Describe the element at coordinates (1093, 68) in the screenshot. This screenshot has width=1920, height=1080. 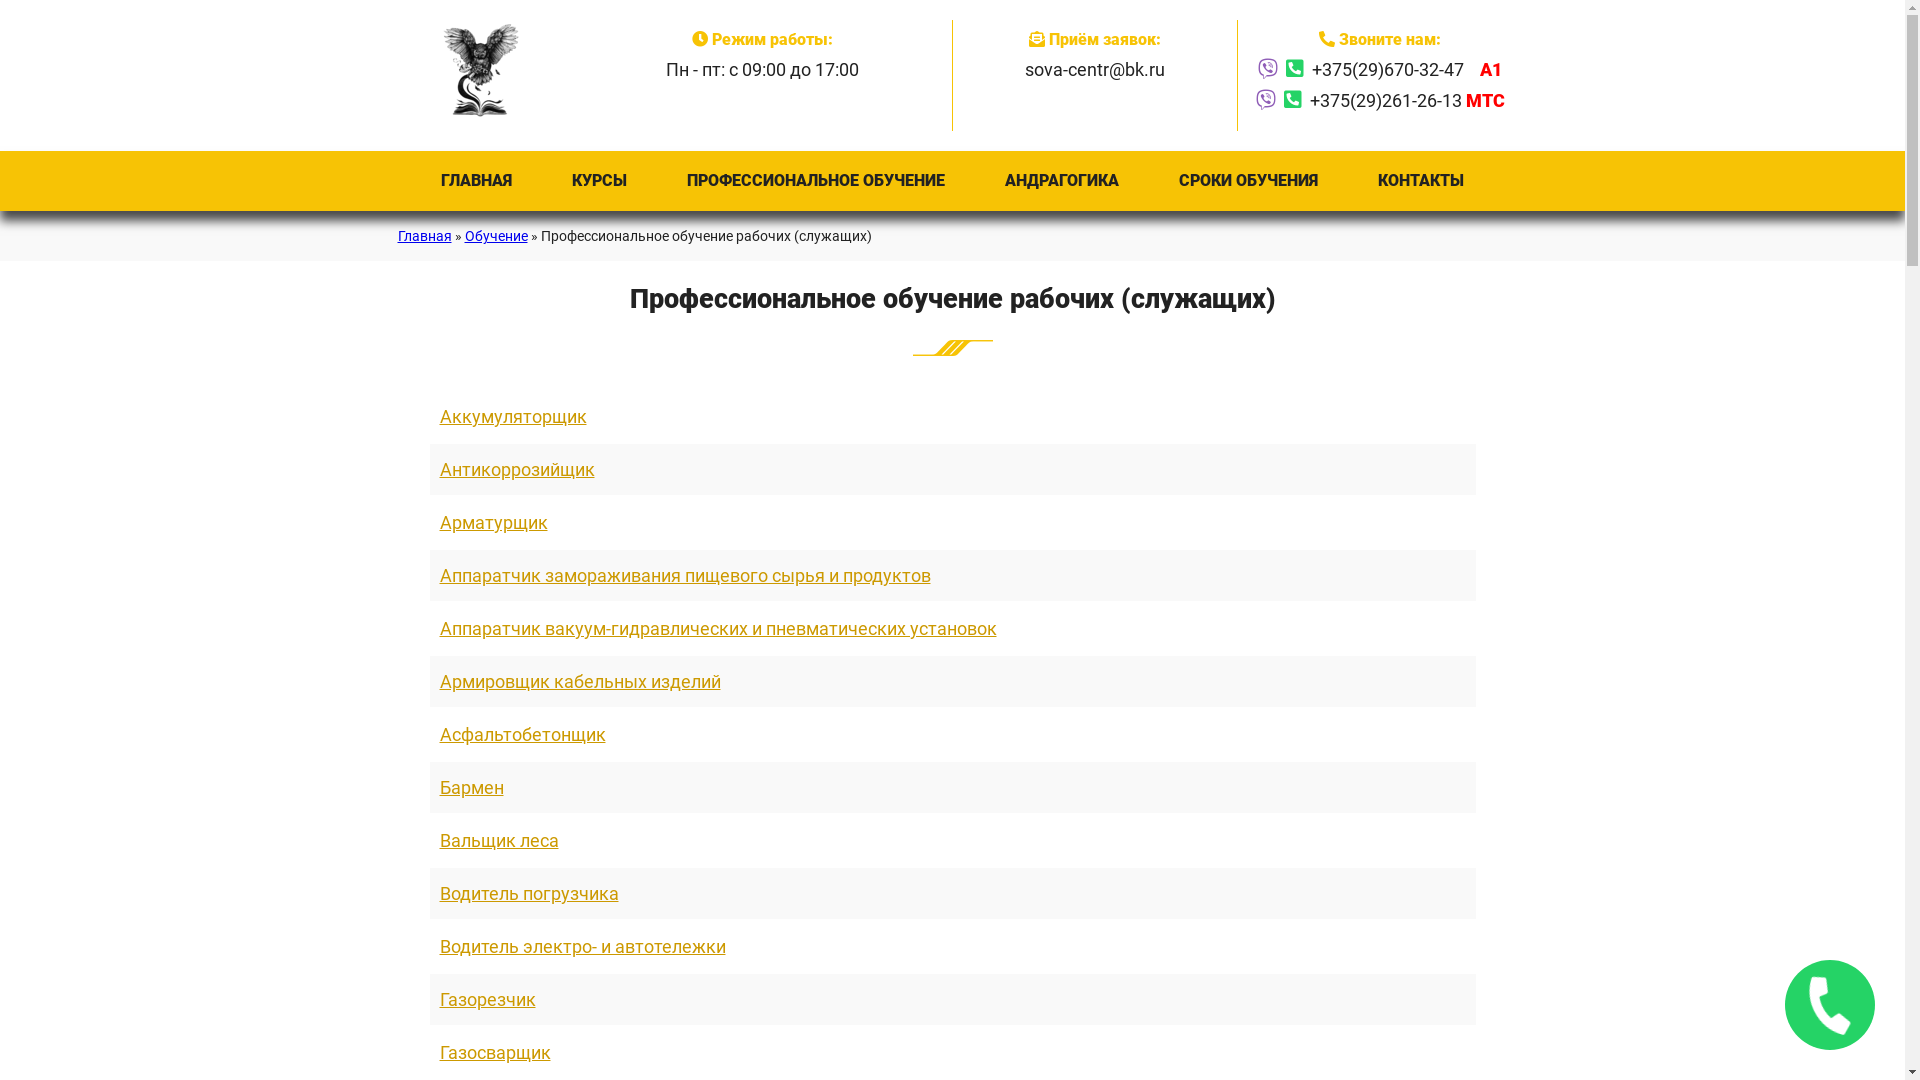
I see `'sova-centr@bk.ru'` at that location.